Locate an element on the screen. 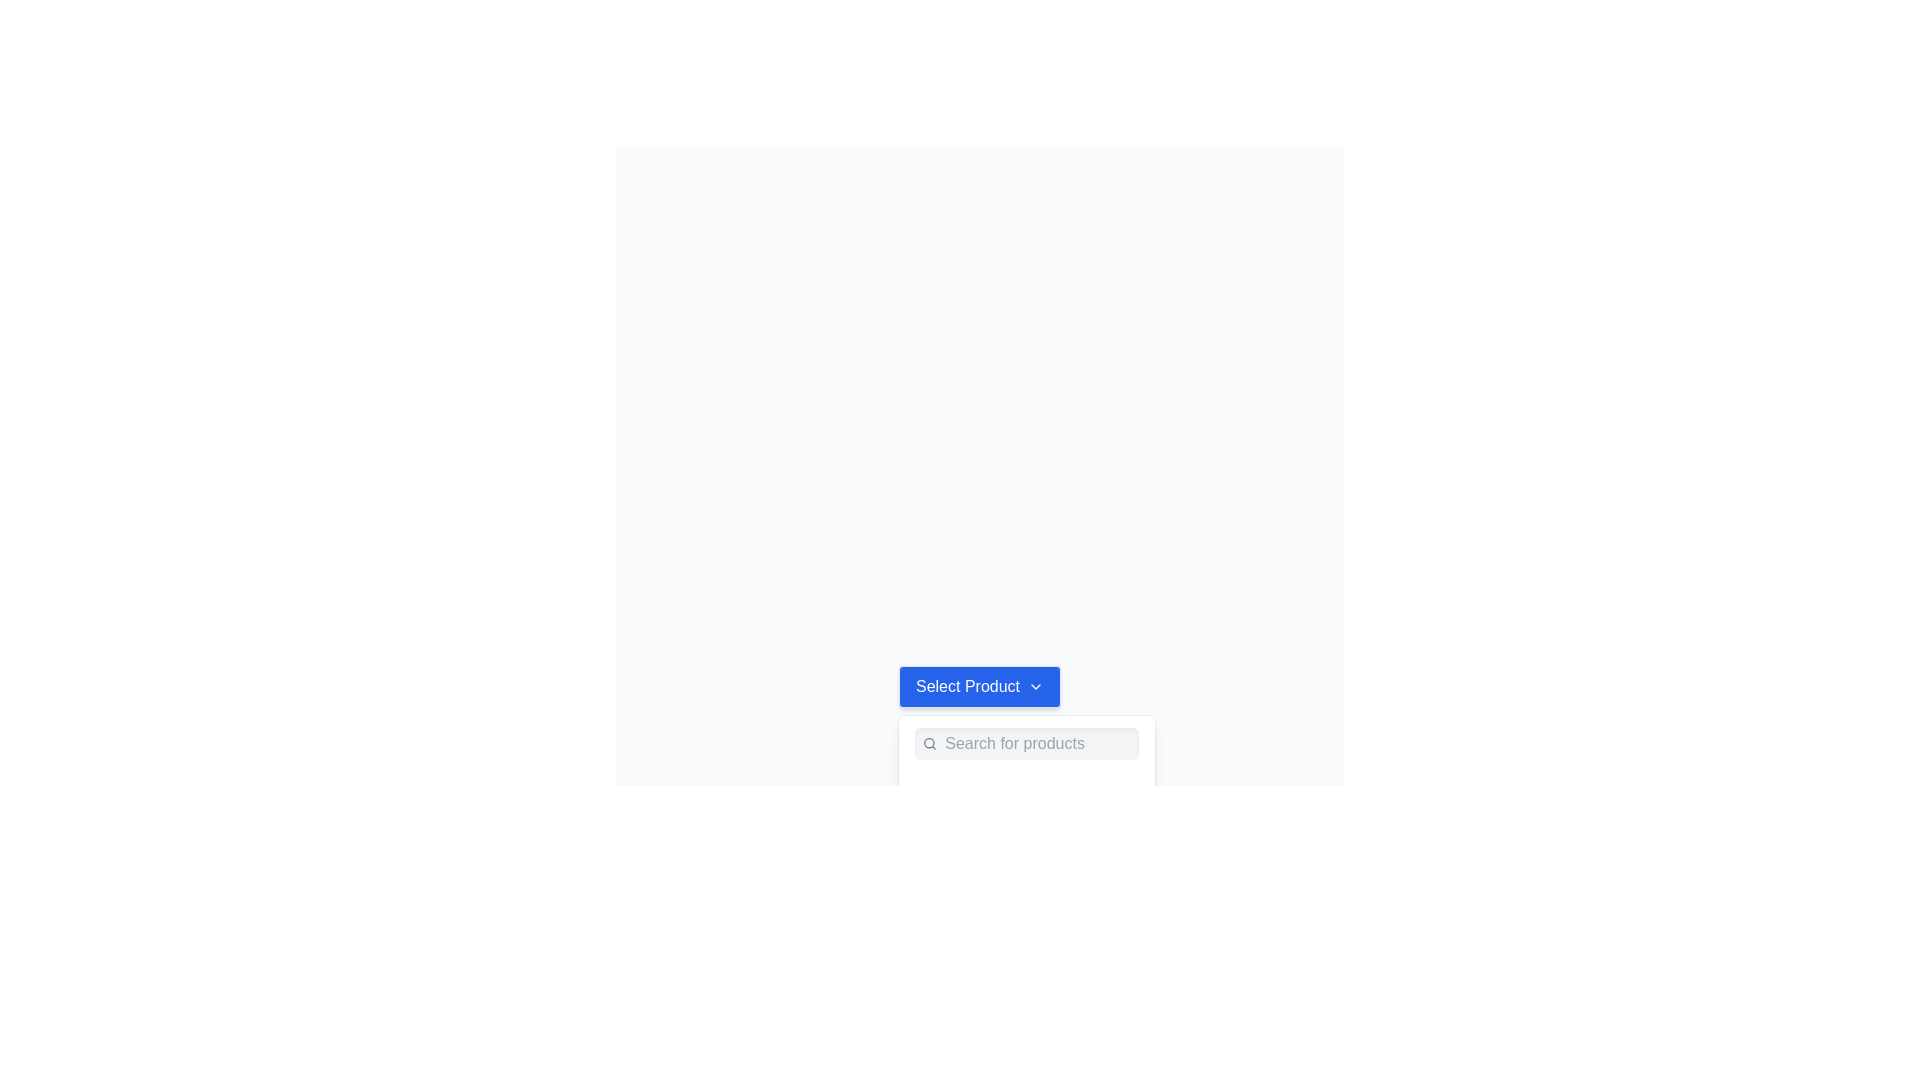 Image resolution: width=1920 pixels, height=1080 pixels. the search bar text input field located to the right of the magnifying glass icon, which has a light gray background and rounded rectangle styling is located at coordinates (1038, 744).